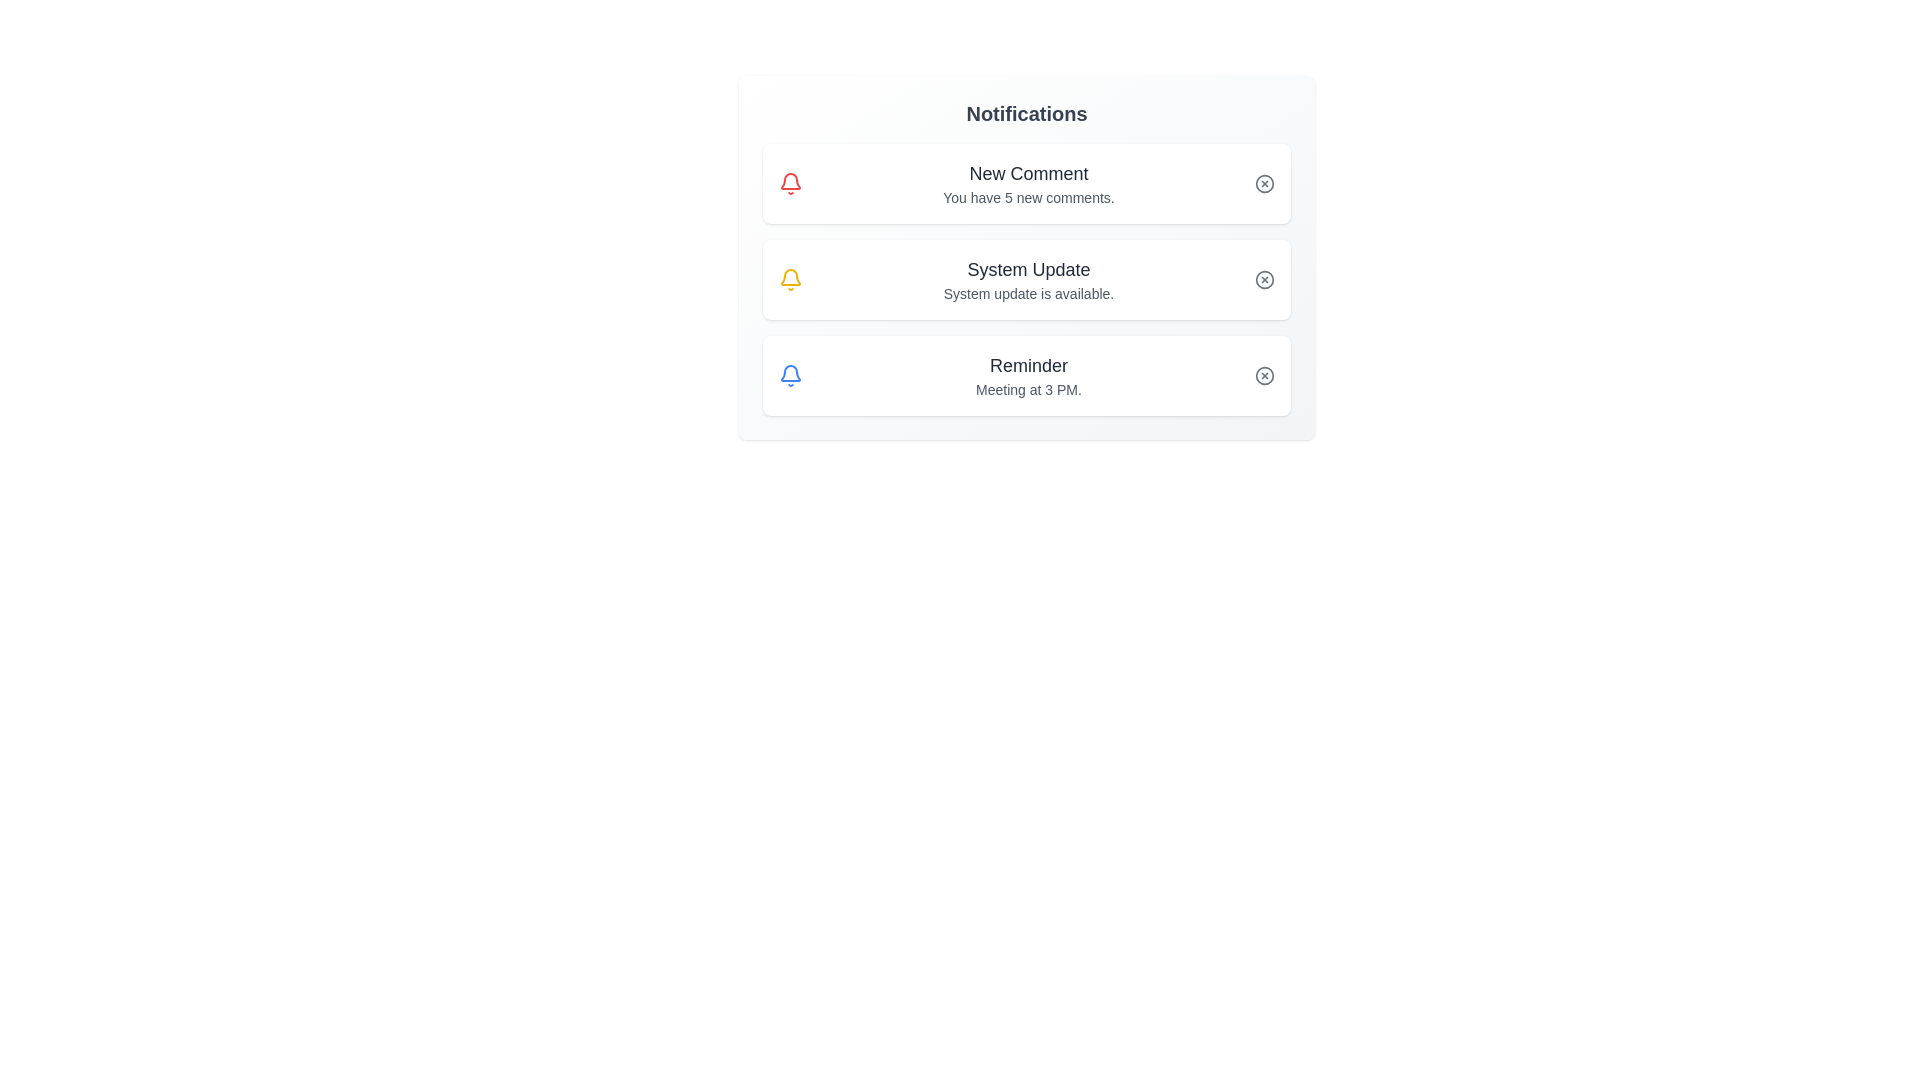  I want to click on the 'System Update' text label, which is styled in dark gray and is positioned in the middle notification entry of the interface, so click(1028, 270).